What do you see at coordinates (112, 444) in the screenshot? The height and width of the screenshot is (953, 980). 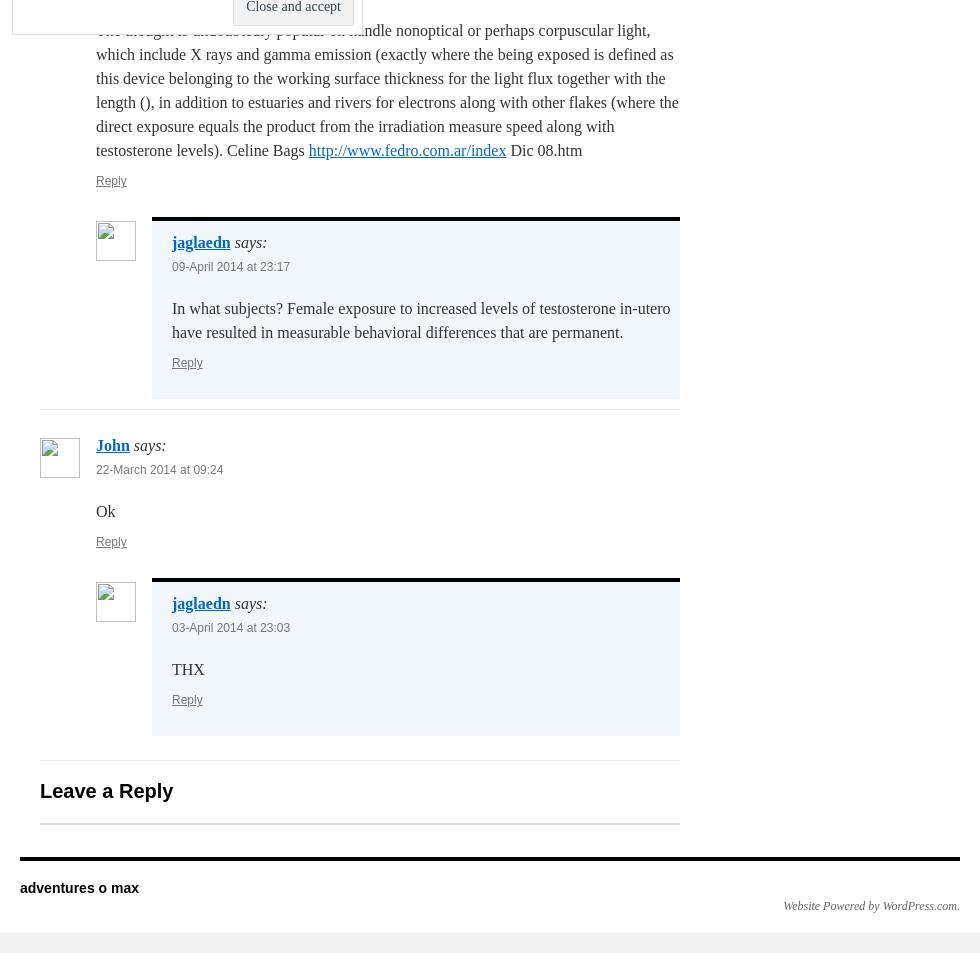 I see `'John'` at bounding box center [112, 444].